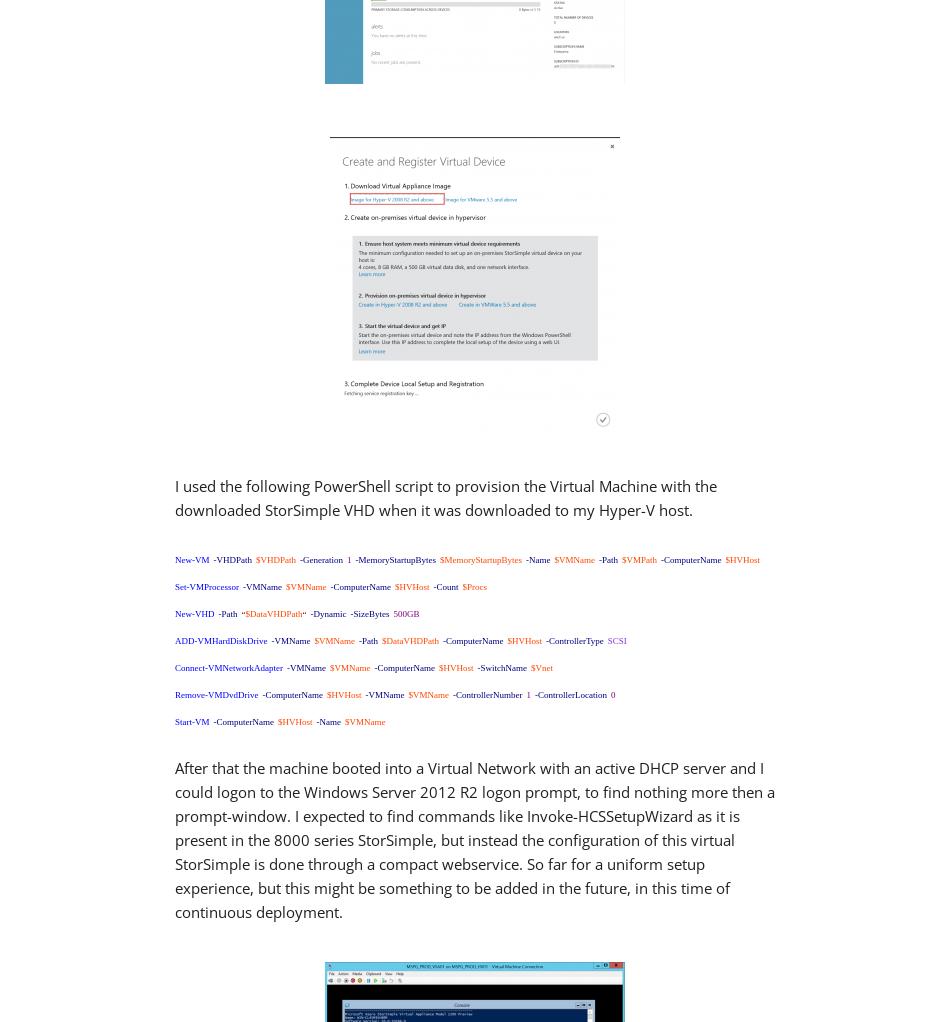  What do you see at coordinates (207, 585) in the screenshot?
I see `'Set-VMProcessor'` at bounding box center [207, 585].